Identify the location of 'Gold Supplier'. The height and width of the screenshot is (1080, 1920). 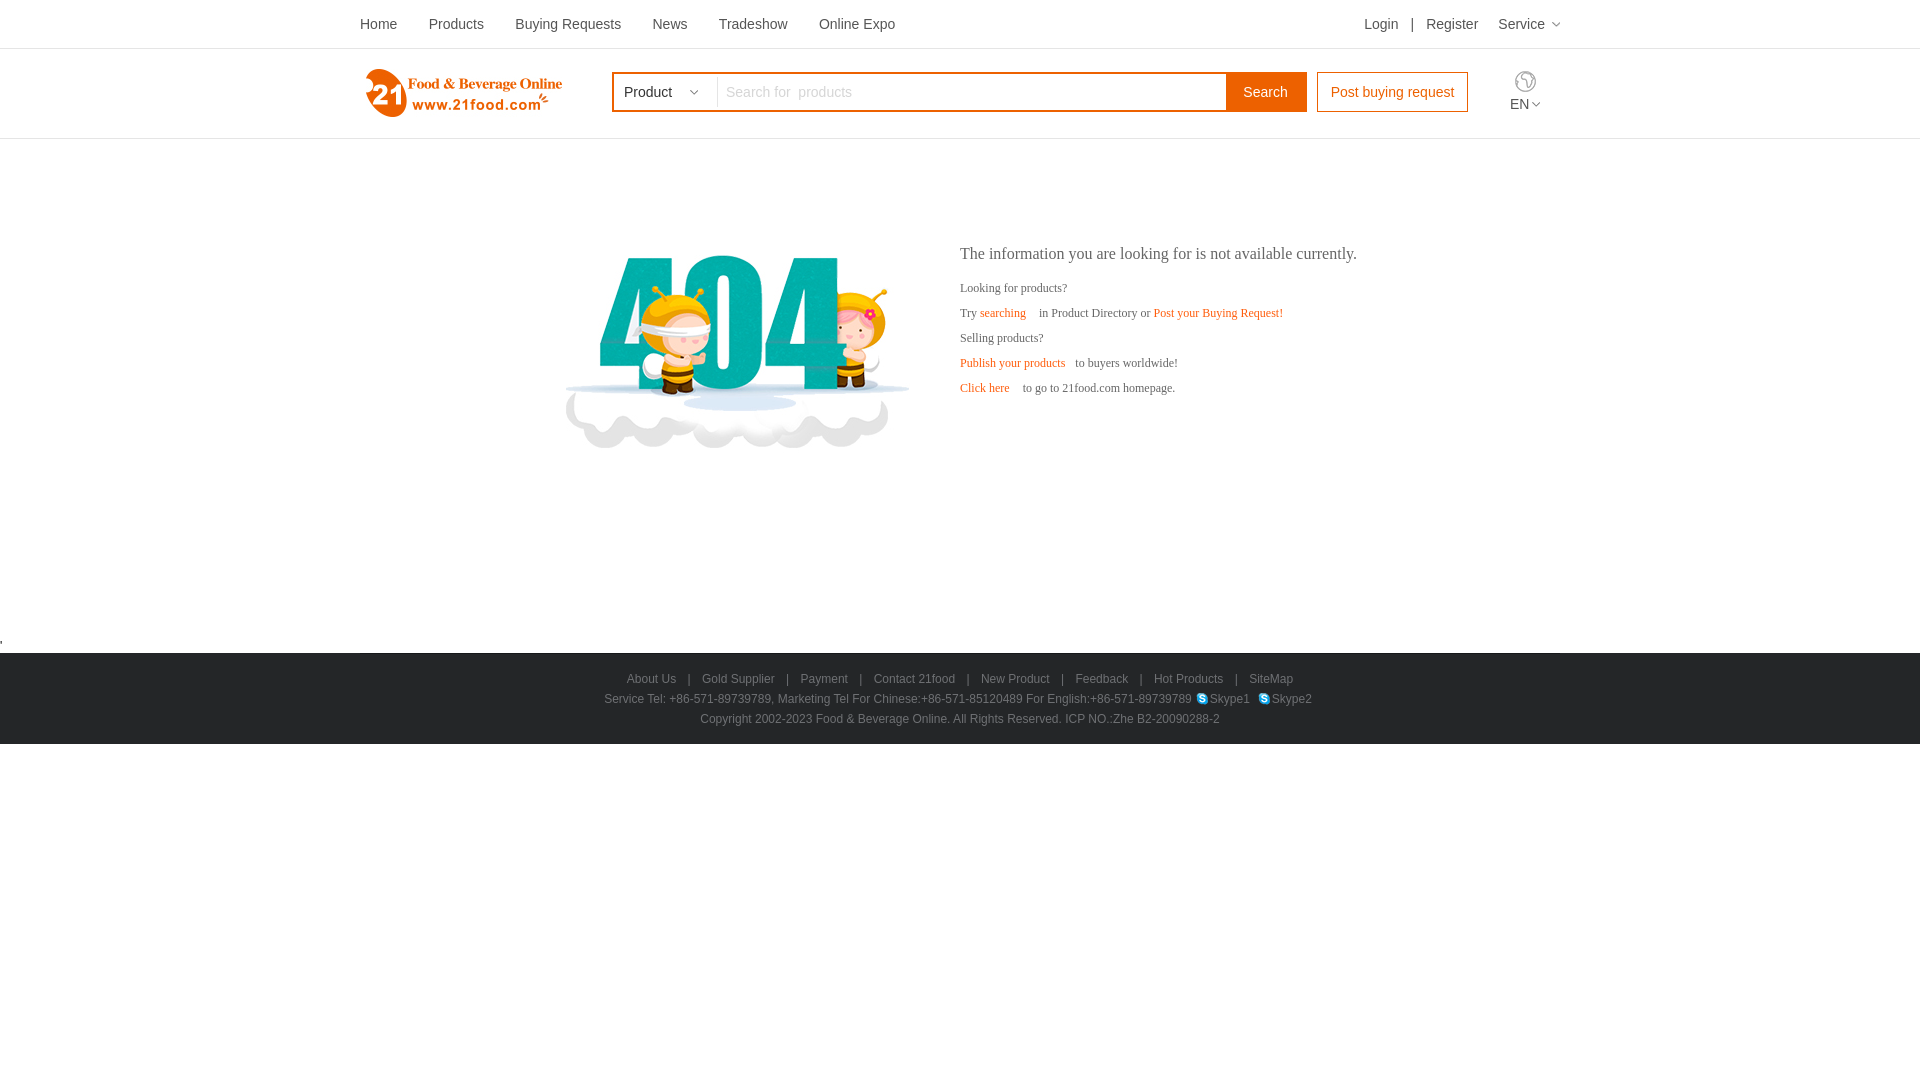
(737, 677).